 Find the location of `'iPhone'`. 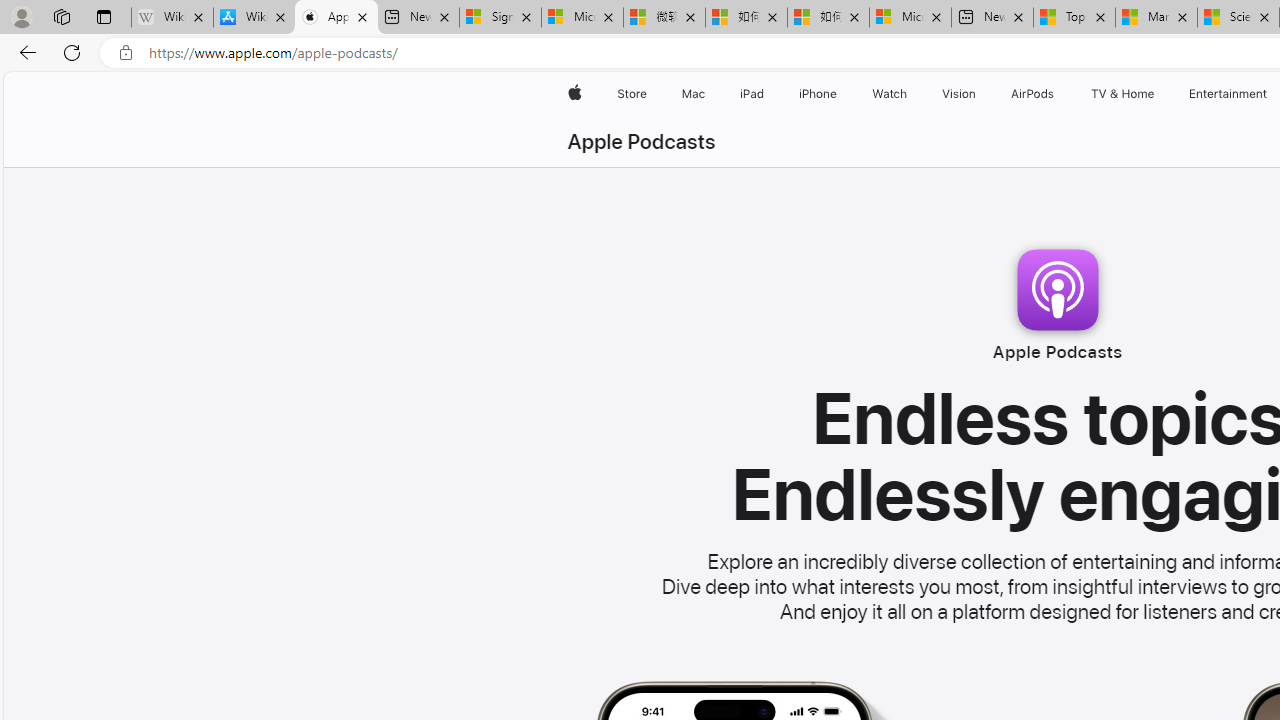

'iPhone' is located at coordinates (818, 93).